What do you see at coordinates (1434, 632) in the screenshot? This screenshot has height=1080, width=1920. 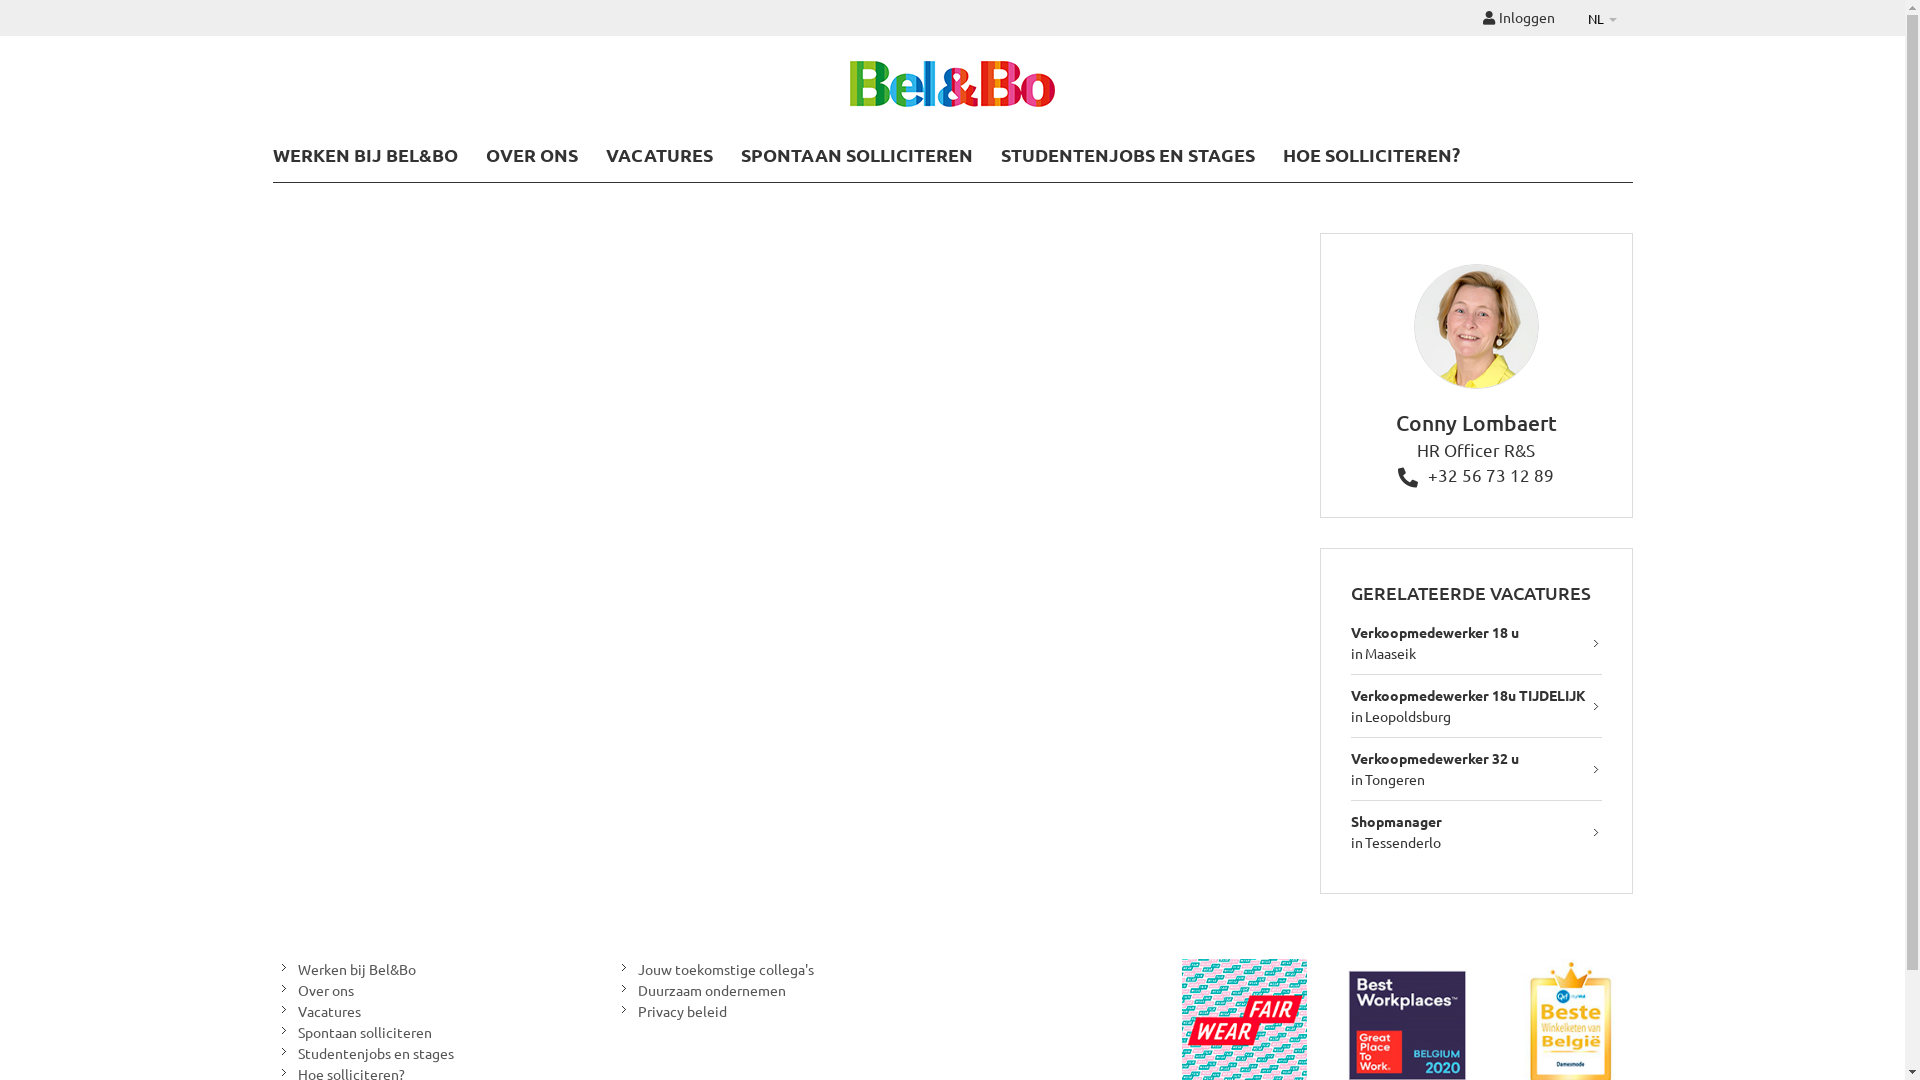 I see `'Verkoopmedewerker 18 u'` at bounding box center [1434, 632].